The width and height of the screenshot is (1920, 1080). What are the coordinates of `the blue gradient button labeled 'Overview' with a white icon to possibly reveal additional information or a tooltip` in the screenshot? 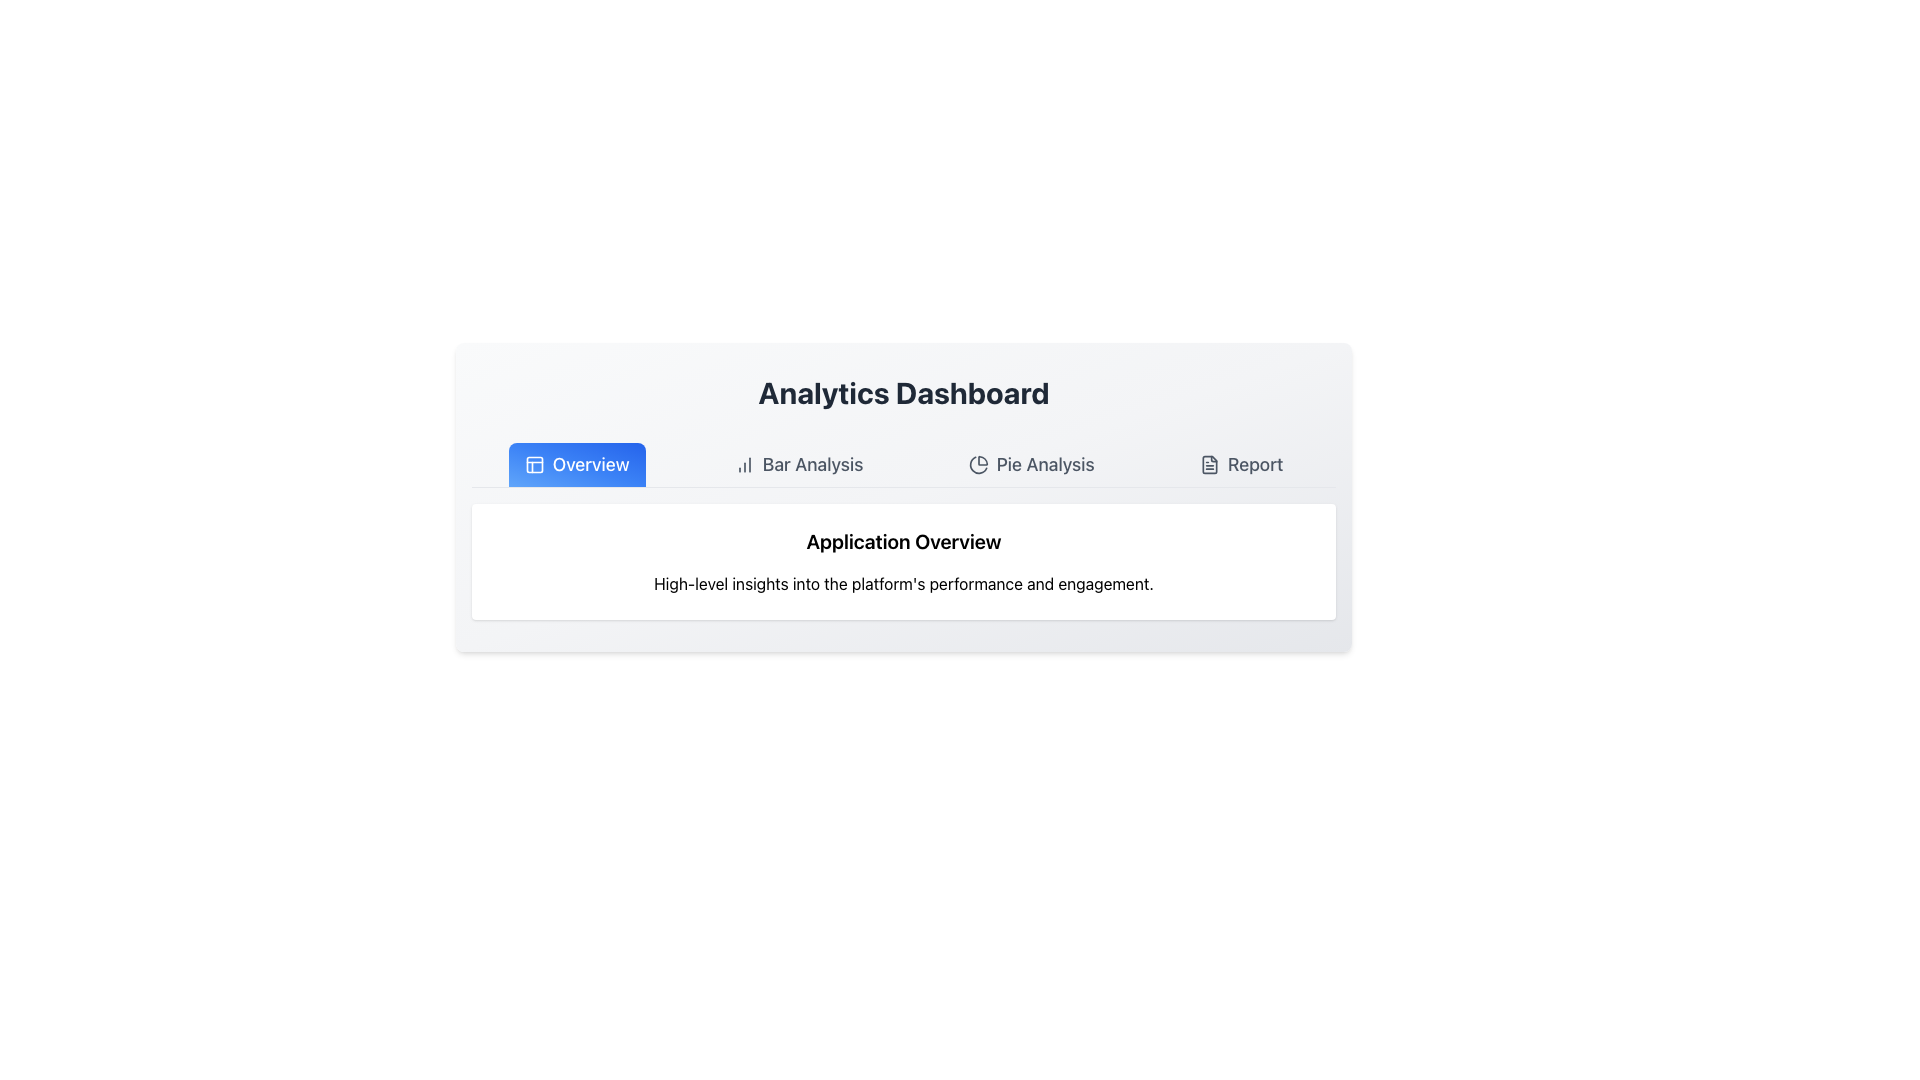 It's located at (576, 465).